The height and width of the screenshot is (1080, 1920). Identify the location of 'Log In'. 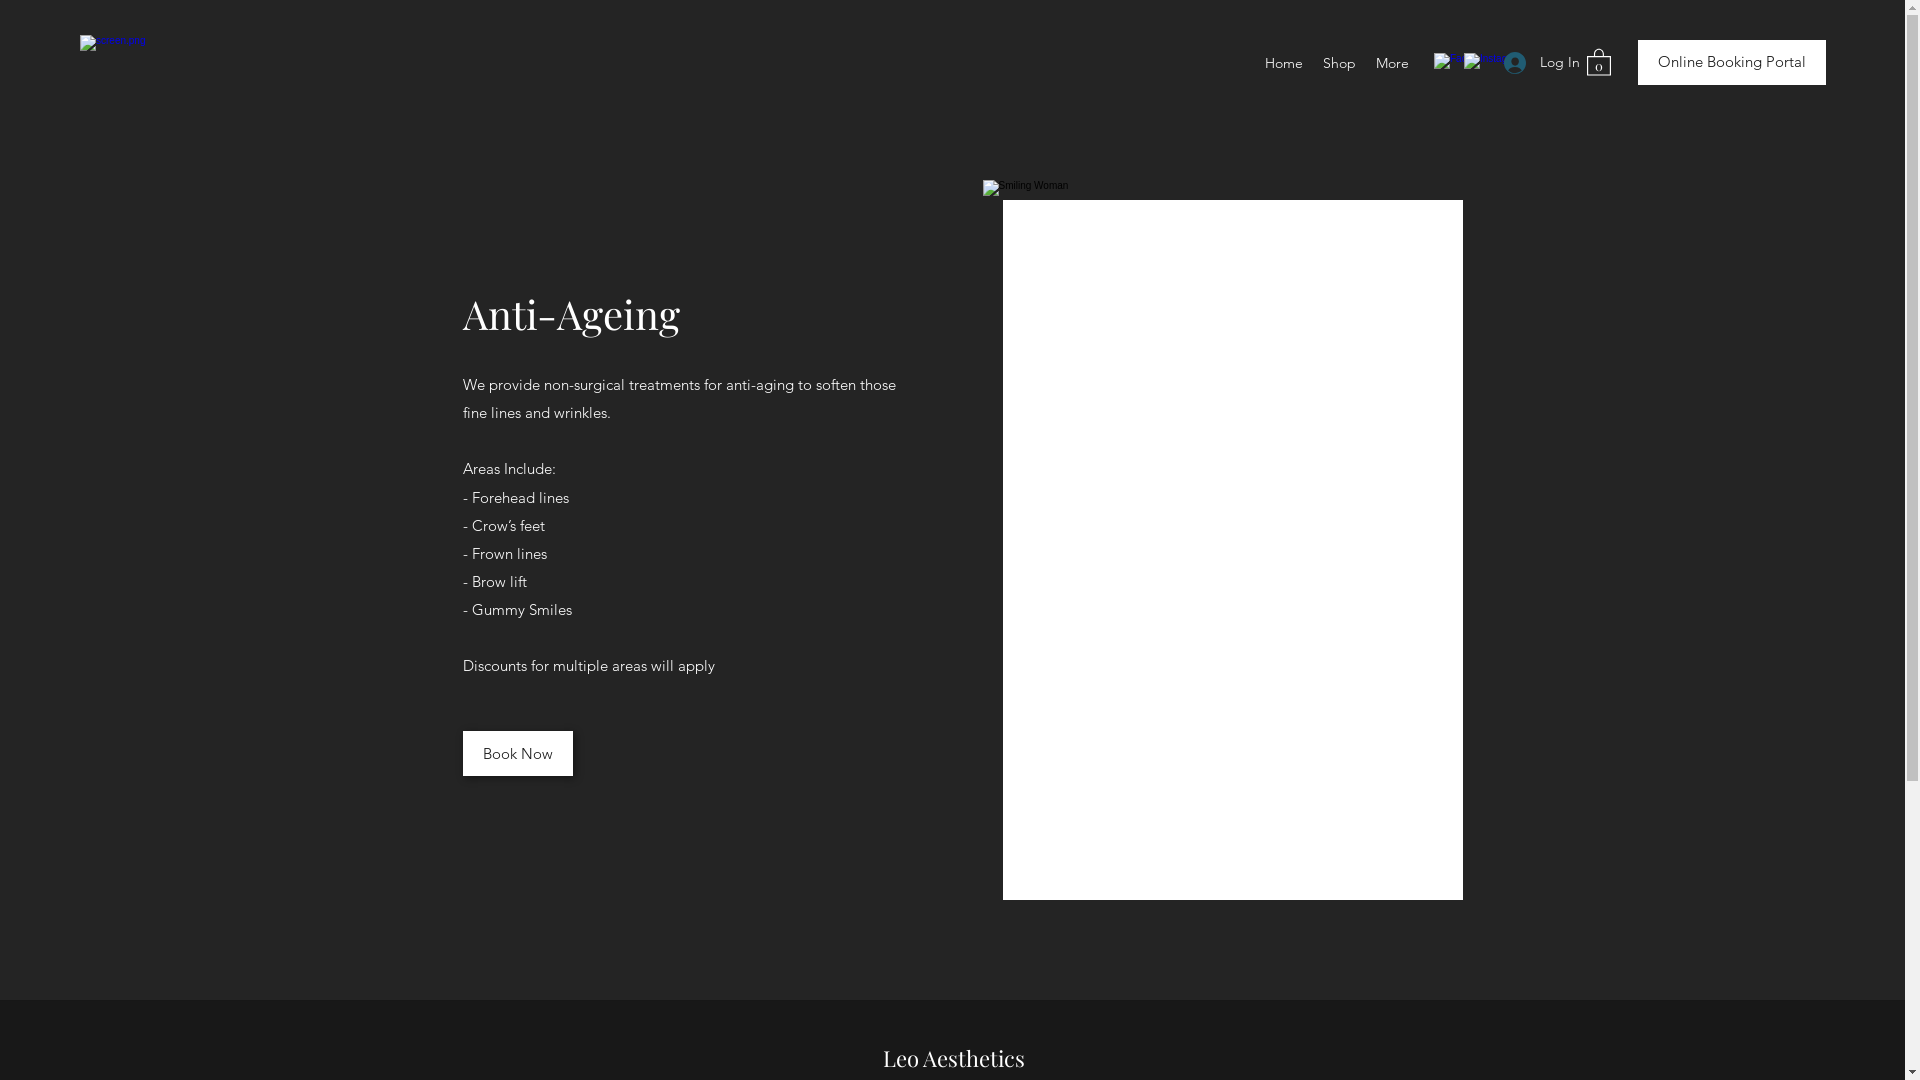
(1534, 61).